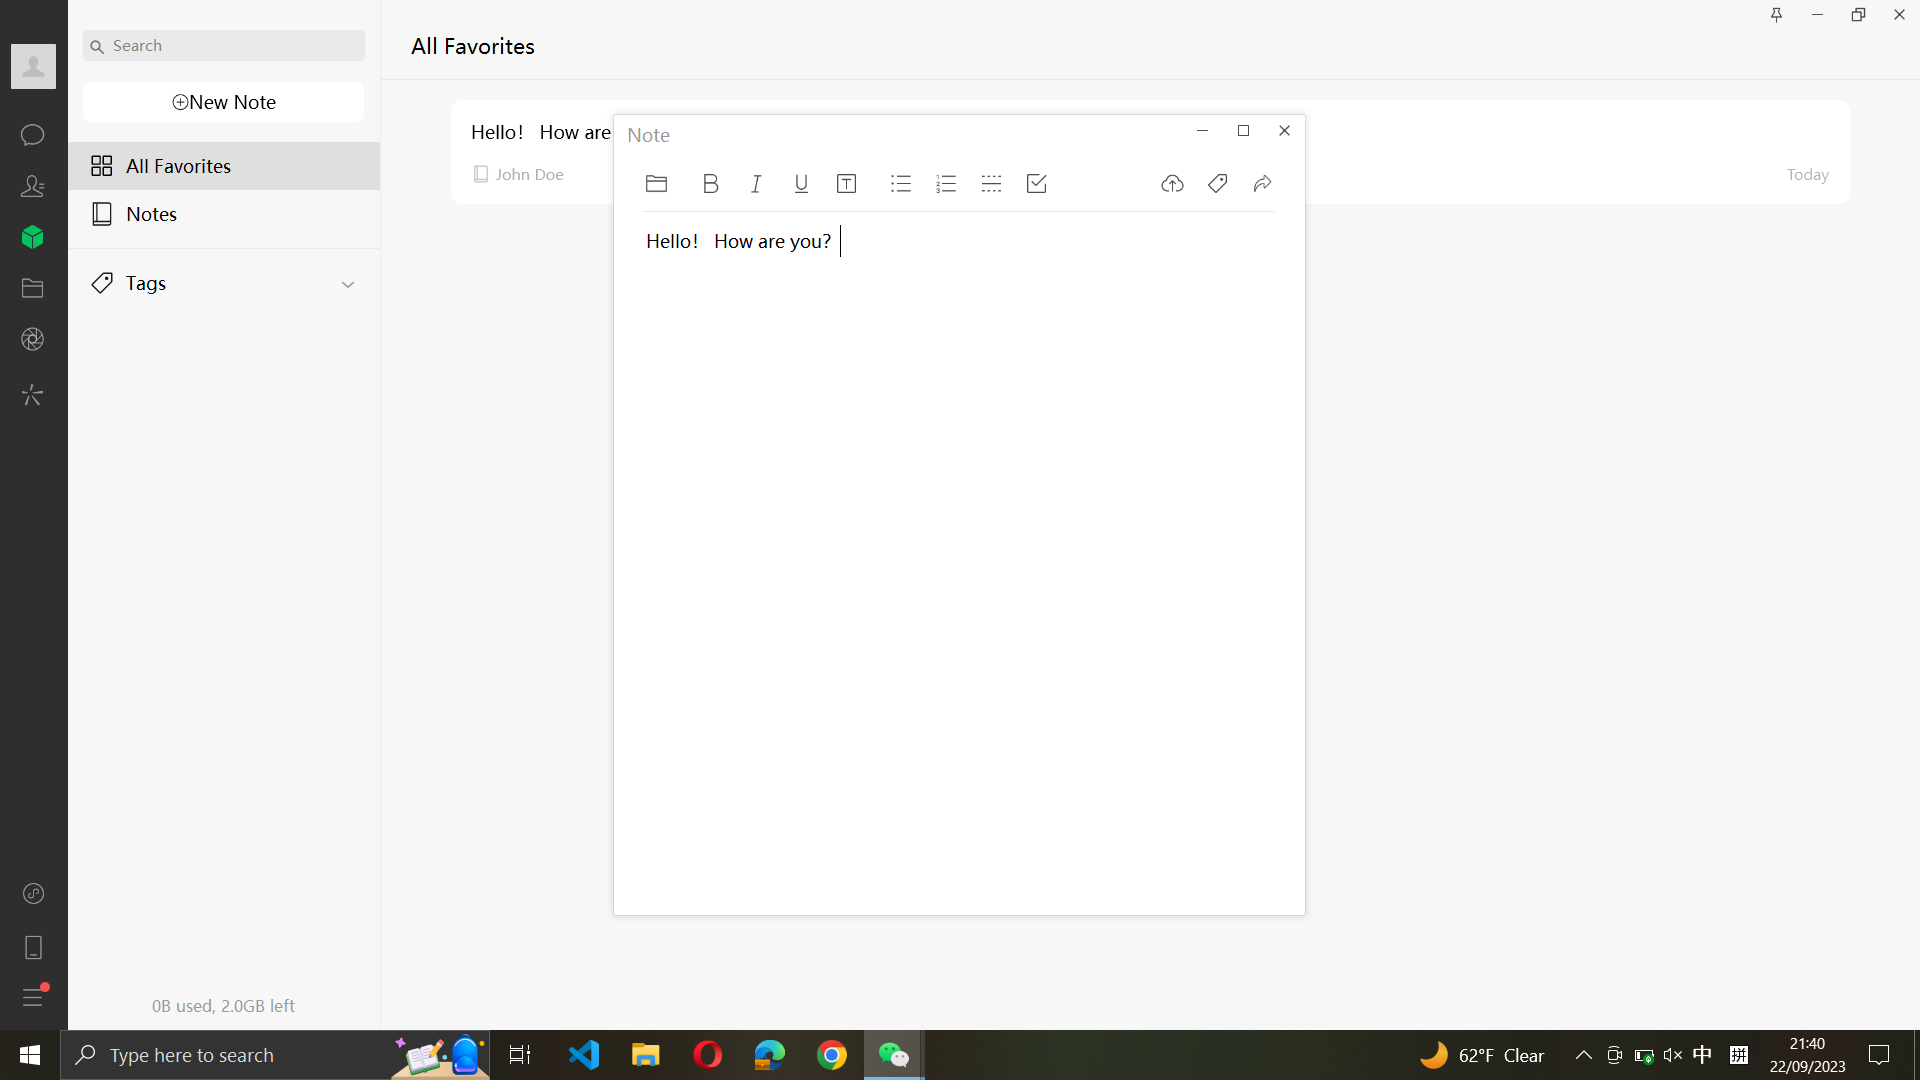 The height and width of the screenshot is (1080, 1920). Describe the element at coordinates (1285, 131) in the screenshot. I see `Shutdown the Note window` at that location.